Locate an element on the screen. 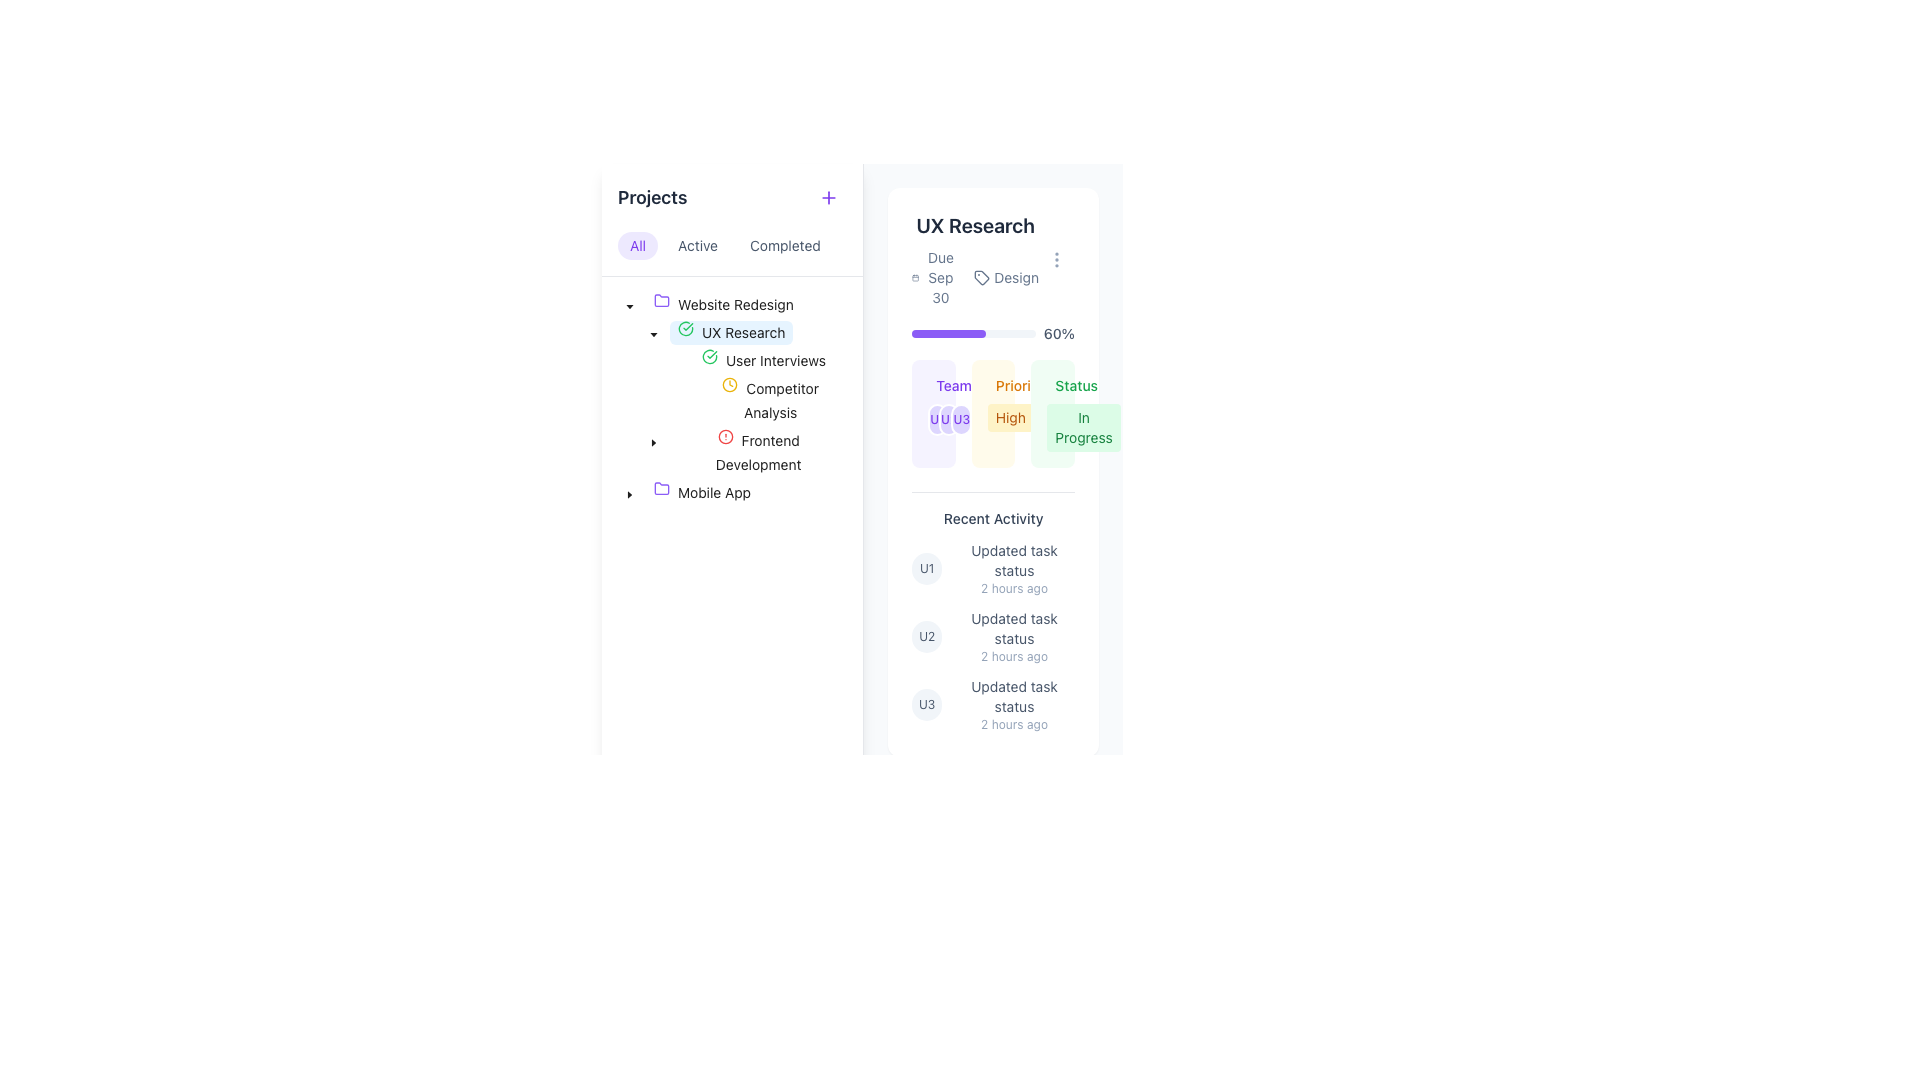 The height and width of the screenshot is (1080, 1920). the 'UX Research' tree menu item, which is a textual item with a green checkmark indicating an active state, located is located at coordinates (705, 331).